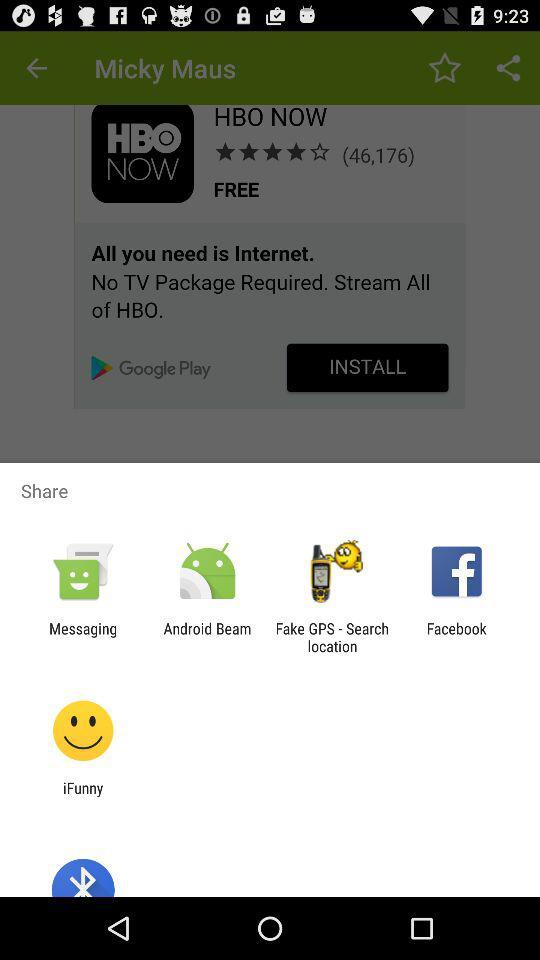 This screenshot has width=540, height=960. I want to click on the app to the right of the messaging, so click(206, 636).